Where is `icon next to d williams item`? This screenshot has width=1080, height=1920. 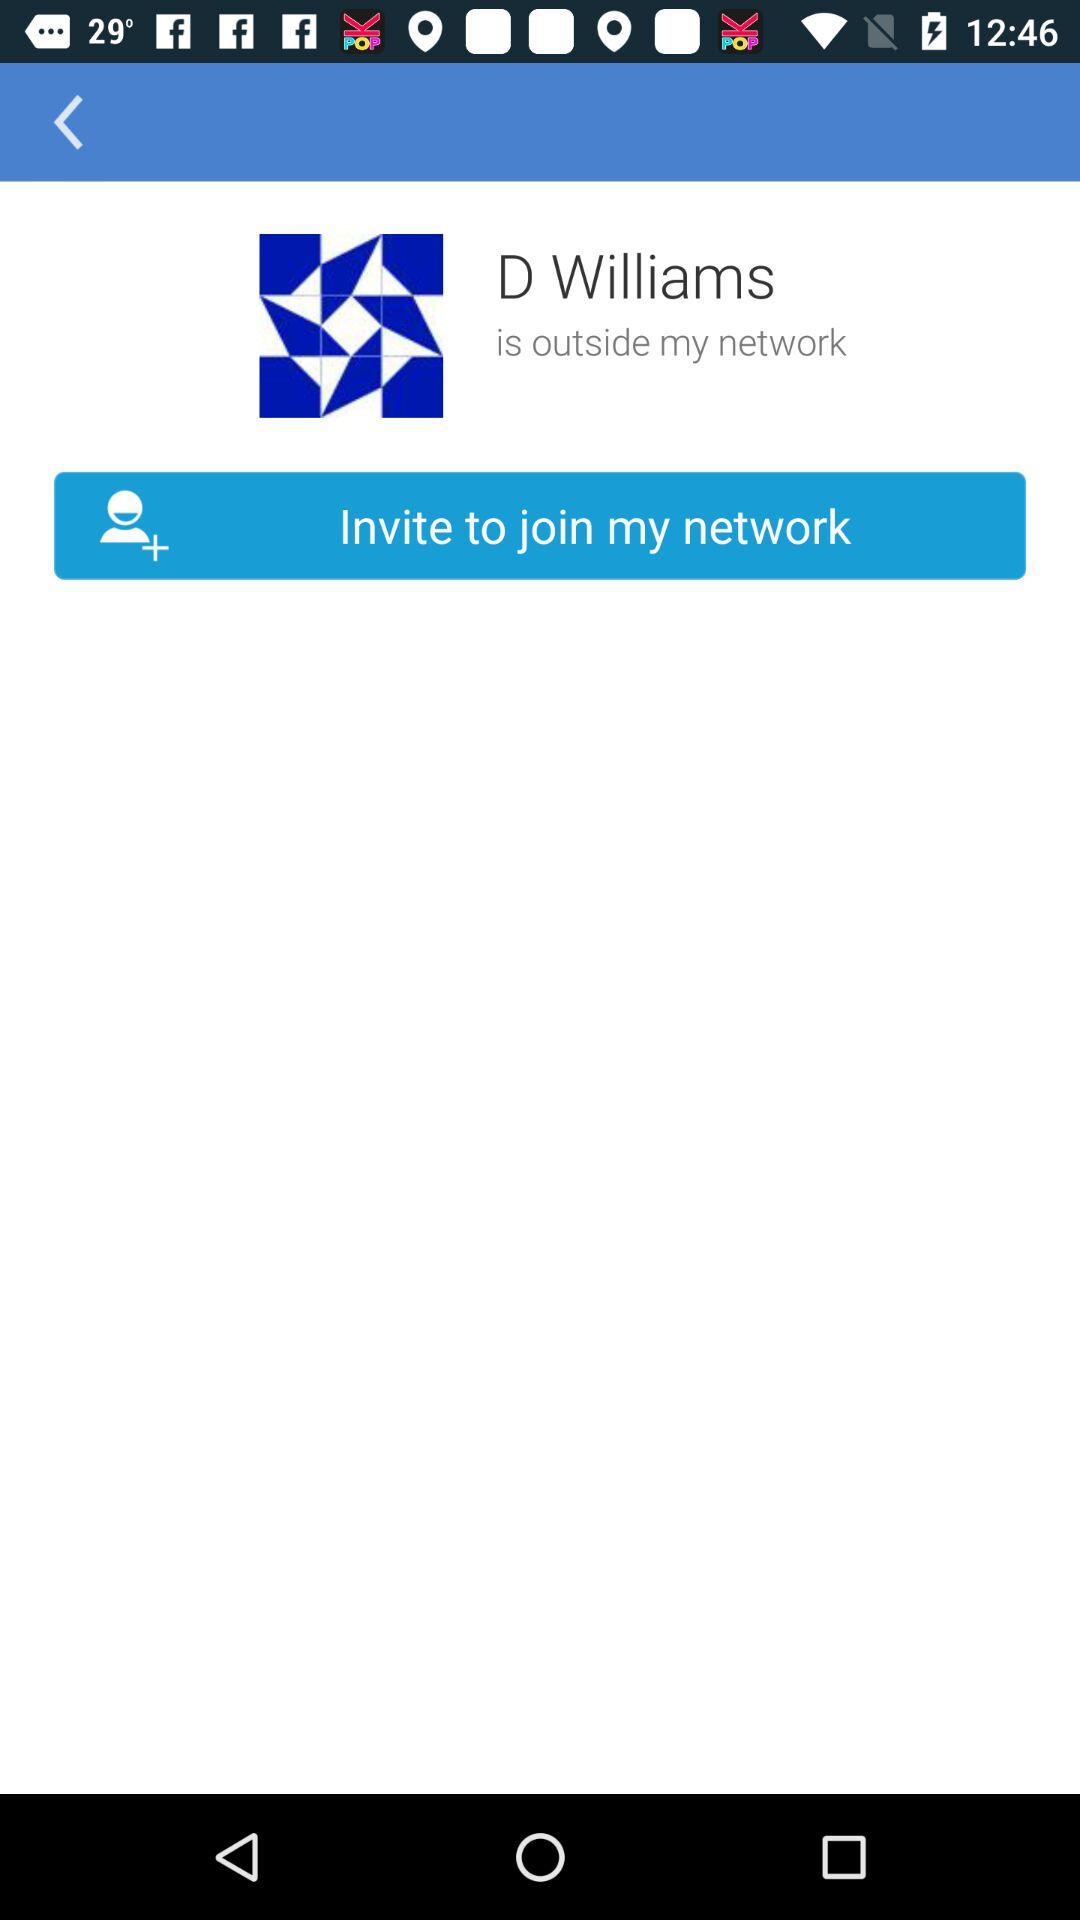
icon next to d williams item is located at coordinates (350, 325).